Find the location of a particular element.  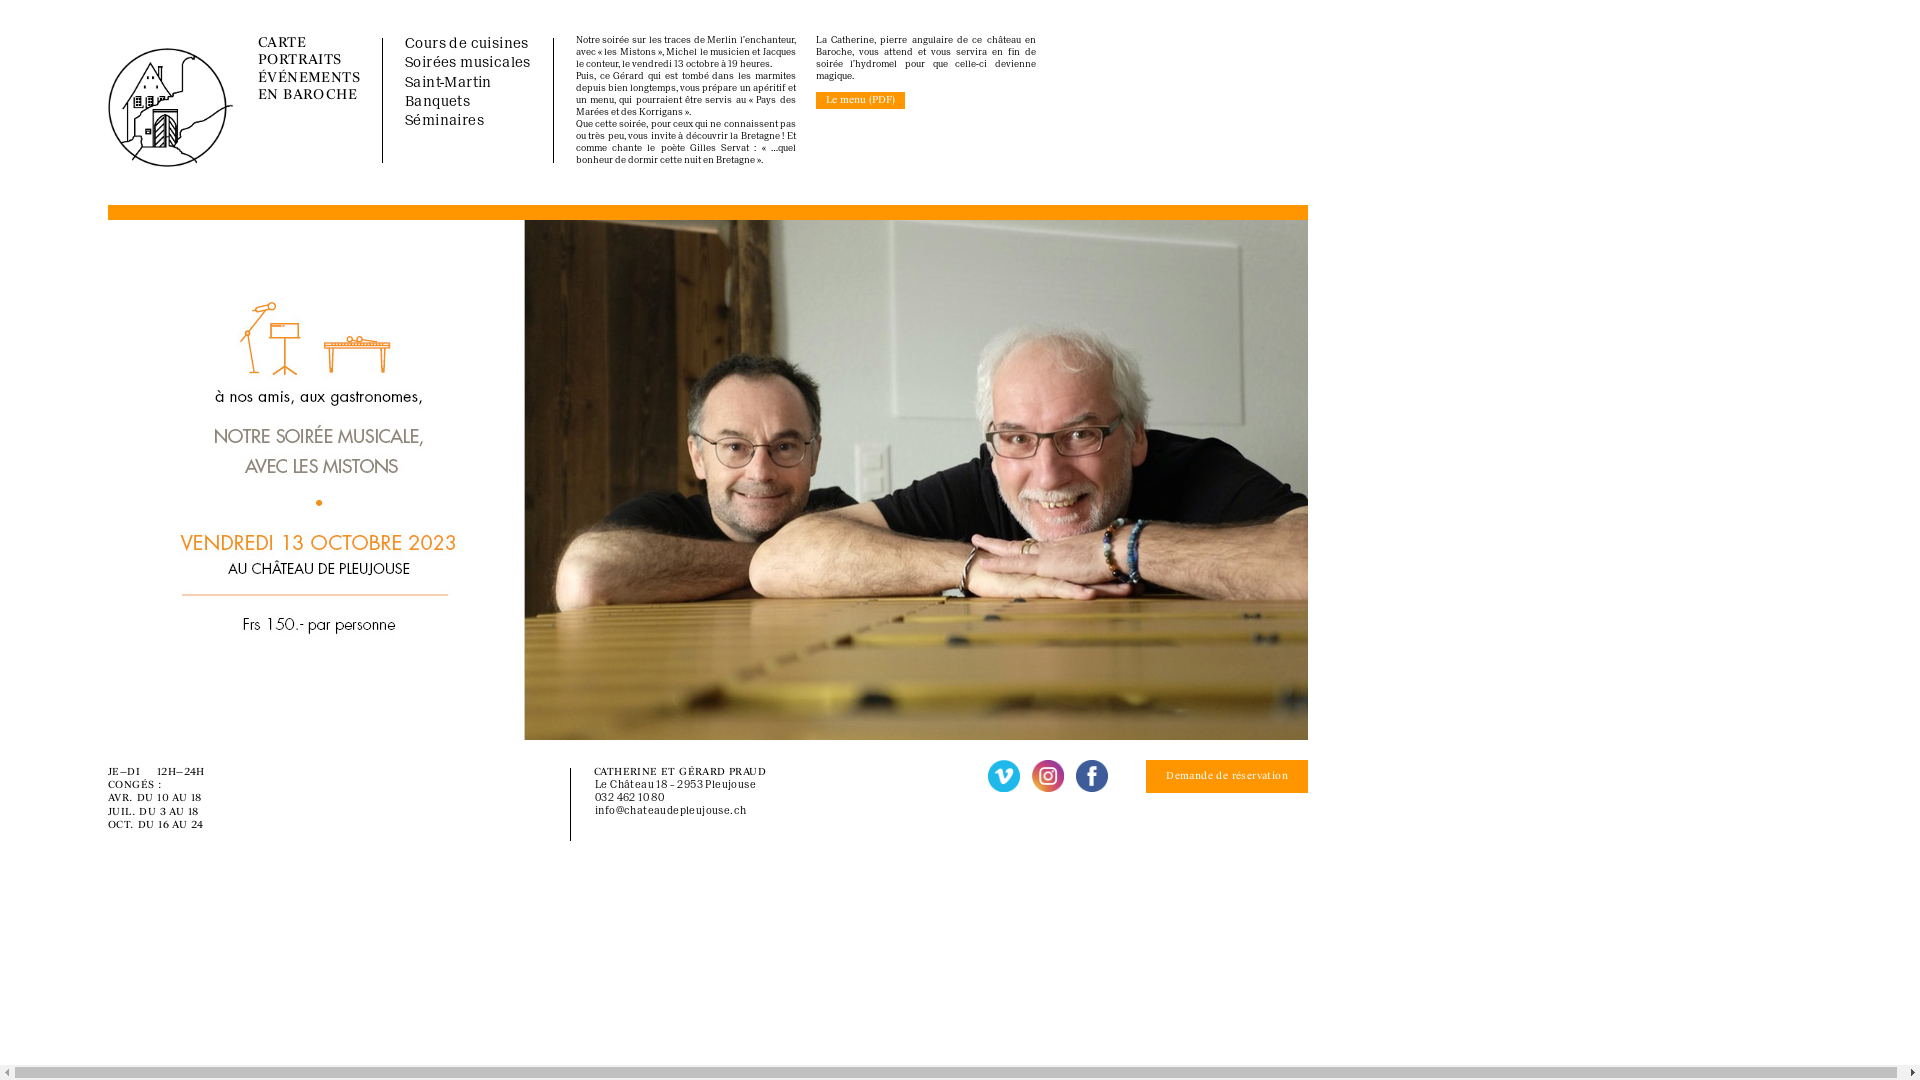

'CARTE' is located at coordinates (281, 43).